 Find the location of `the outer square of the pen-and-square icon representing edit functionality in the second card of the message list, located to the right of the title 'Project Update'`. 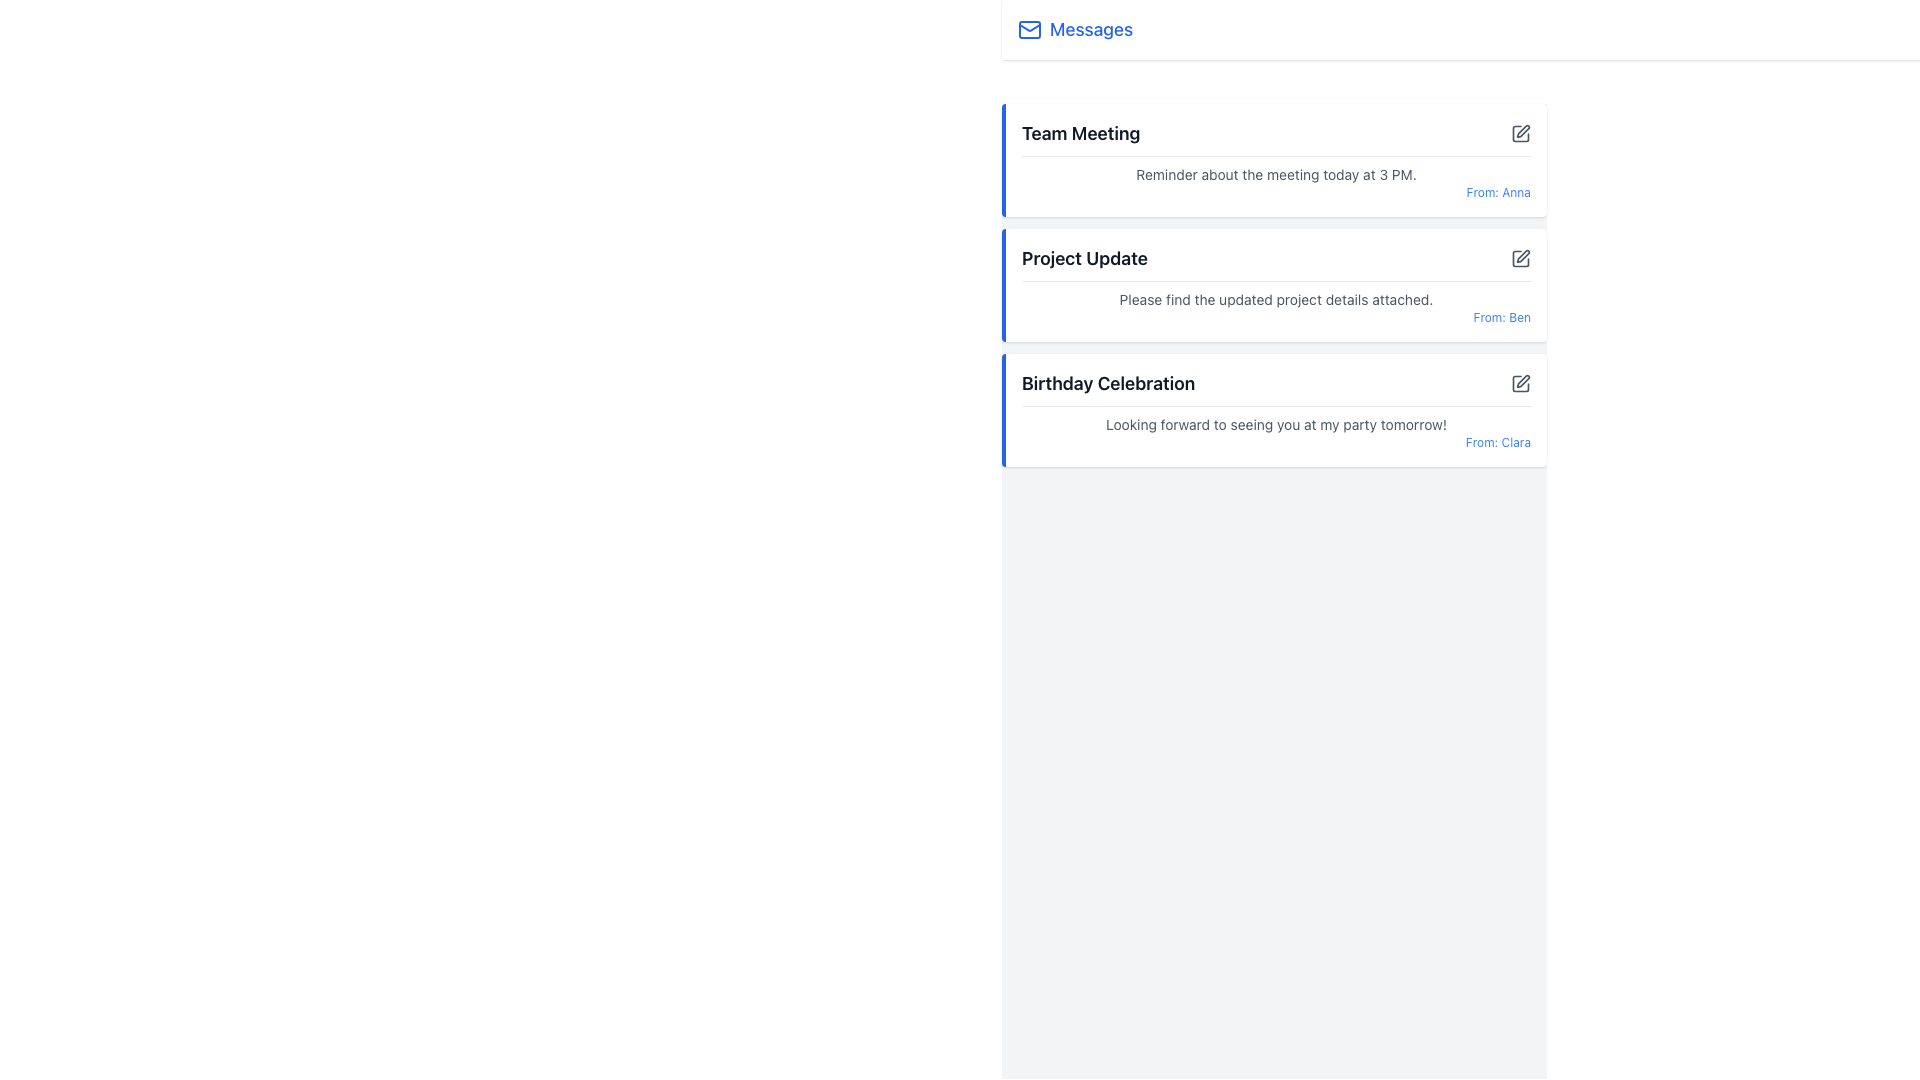

the outer square of the pen-and-square icon representing edit functionality in the second card of the message list, located to the right of the title 'Project Update' is located at coordinates (1520, 257).